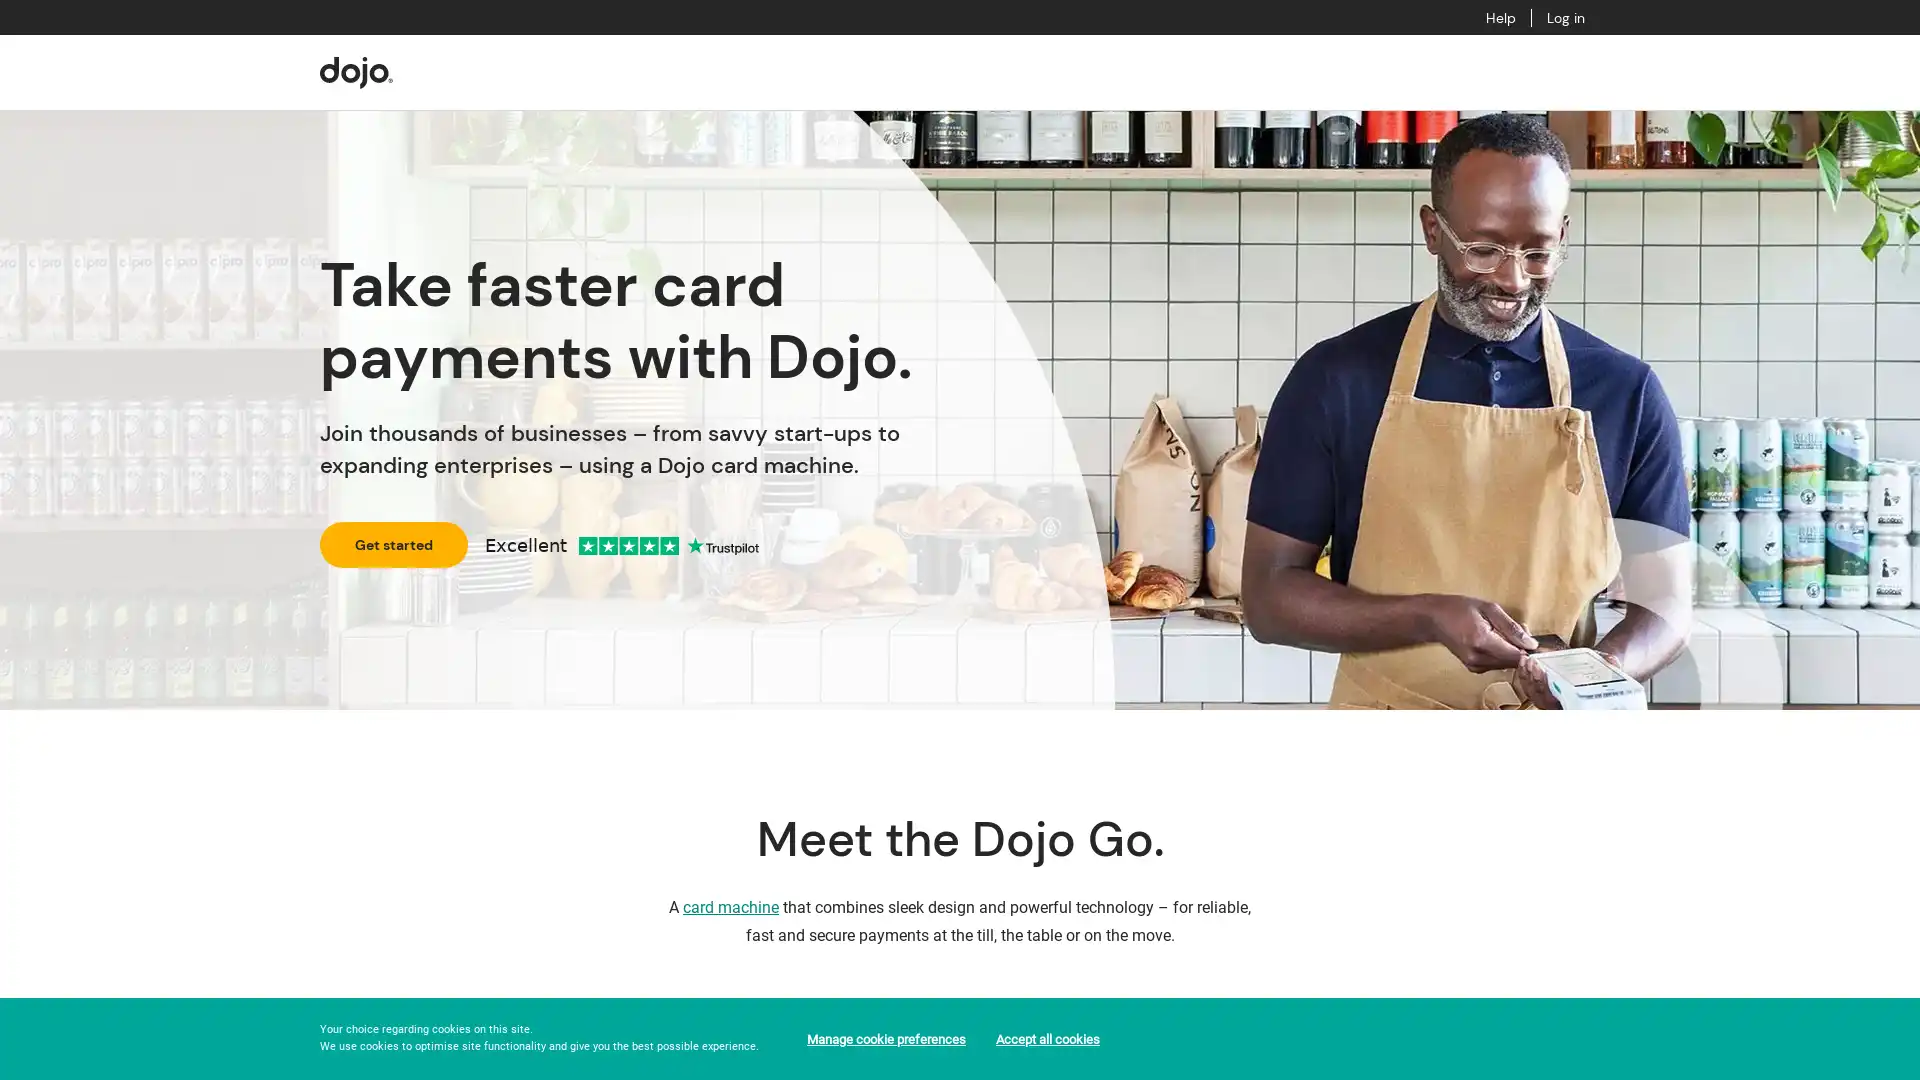  Describe the element at coordinates (885, 1037) in the screenshot. I see `Manage cookie preferences` at that location.